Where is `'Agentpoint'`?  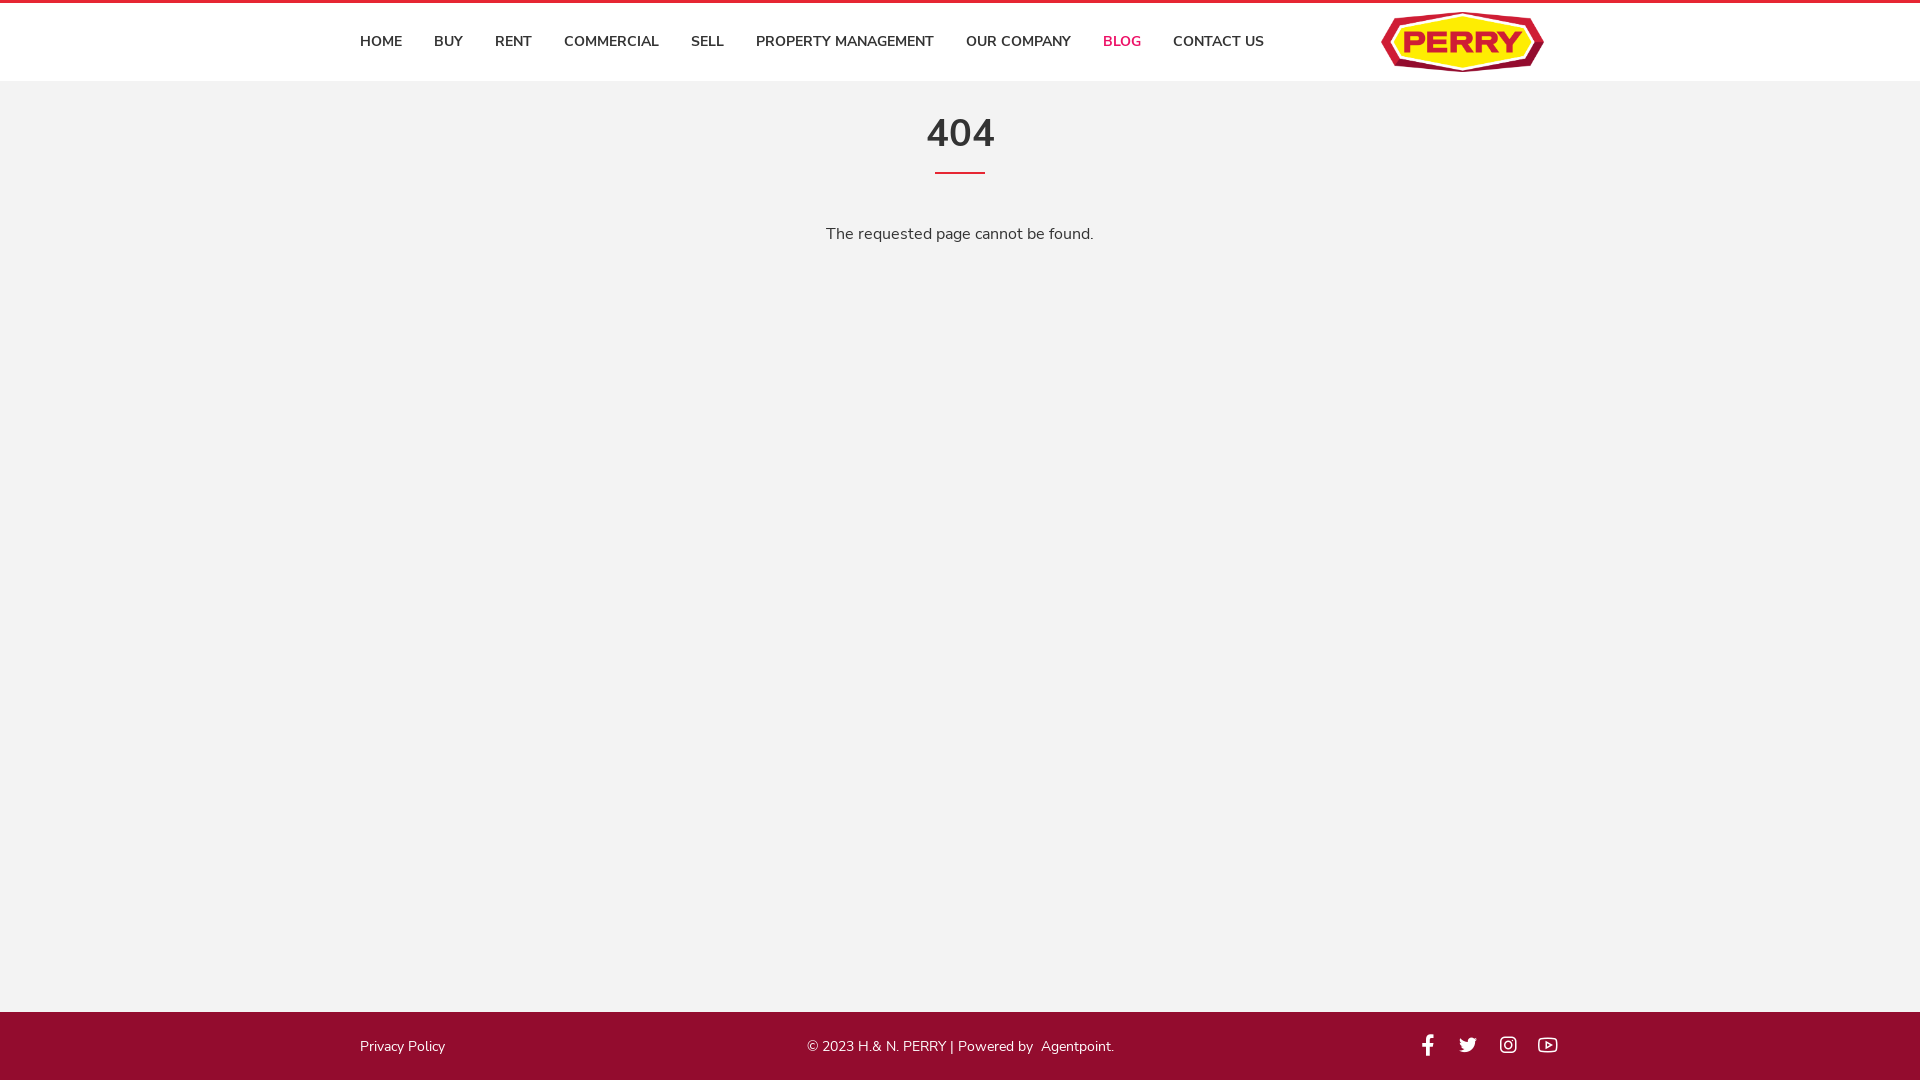
'Agentpoint' is located at coordinates (1074, 1044).